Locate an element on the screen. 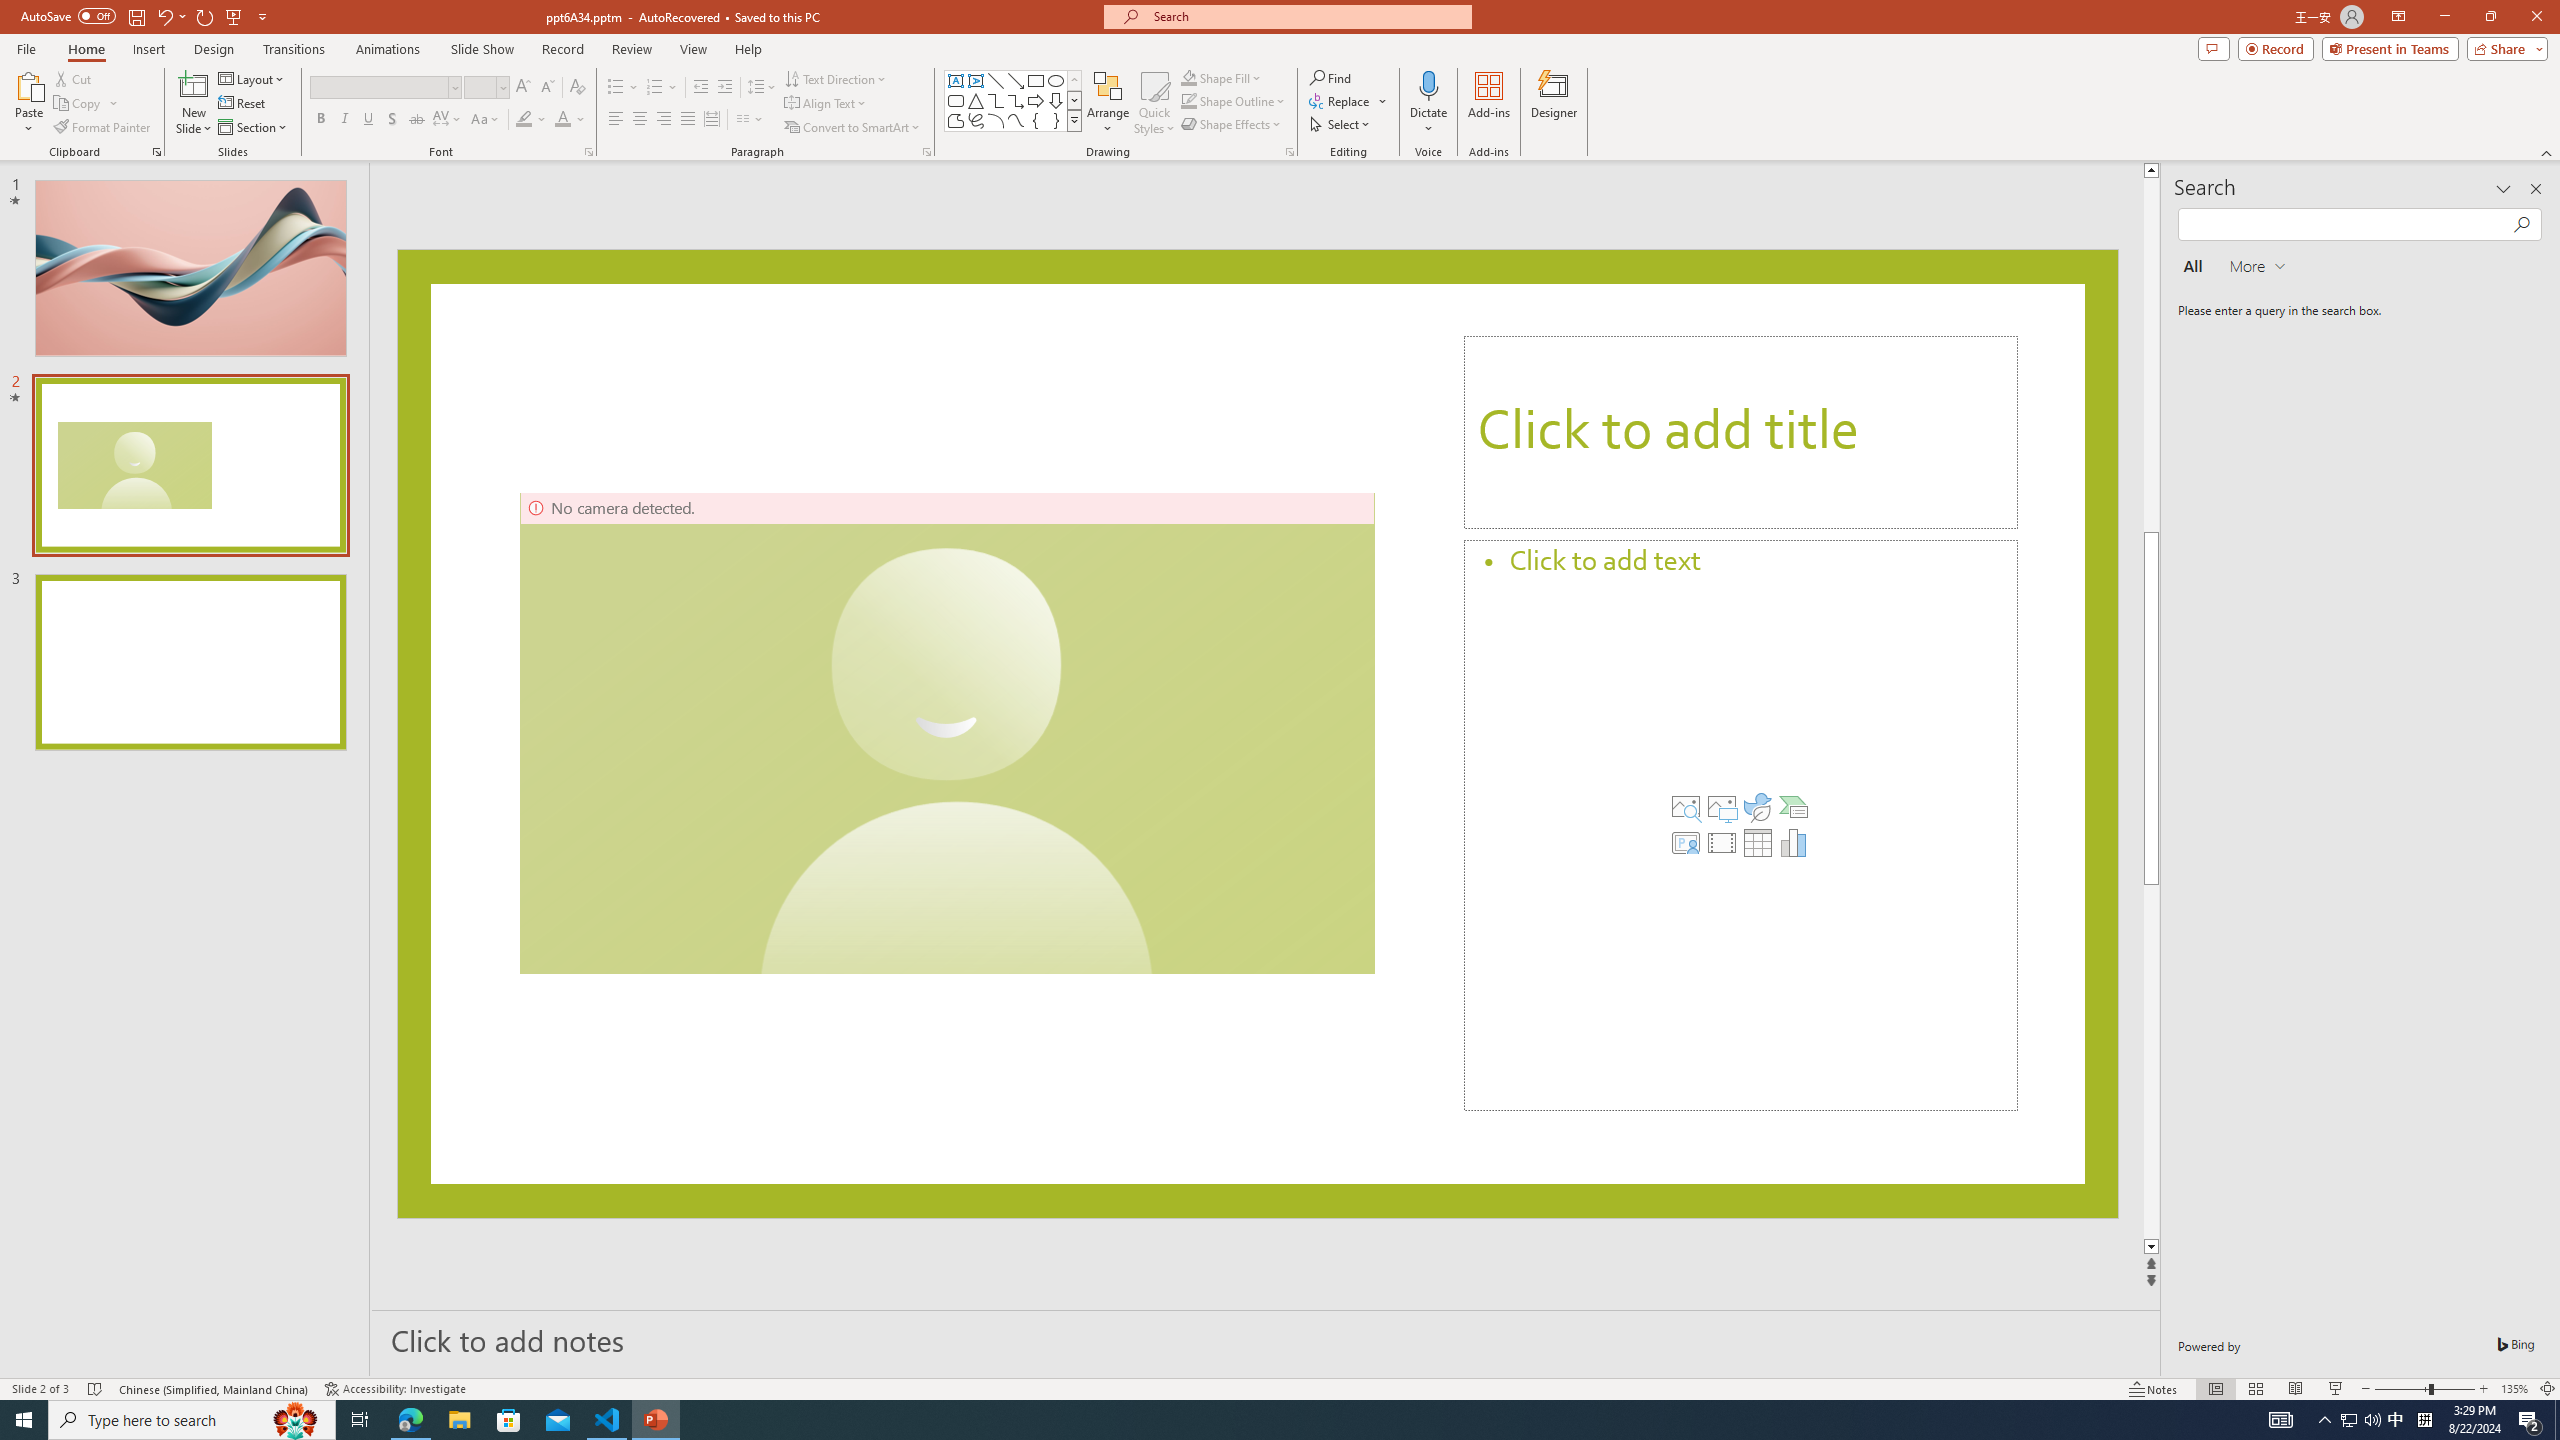  'Transitions' is located at coordinates (293, 49).